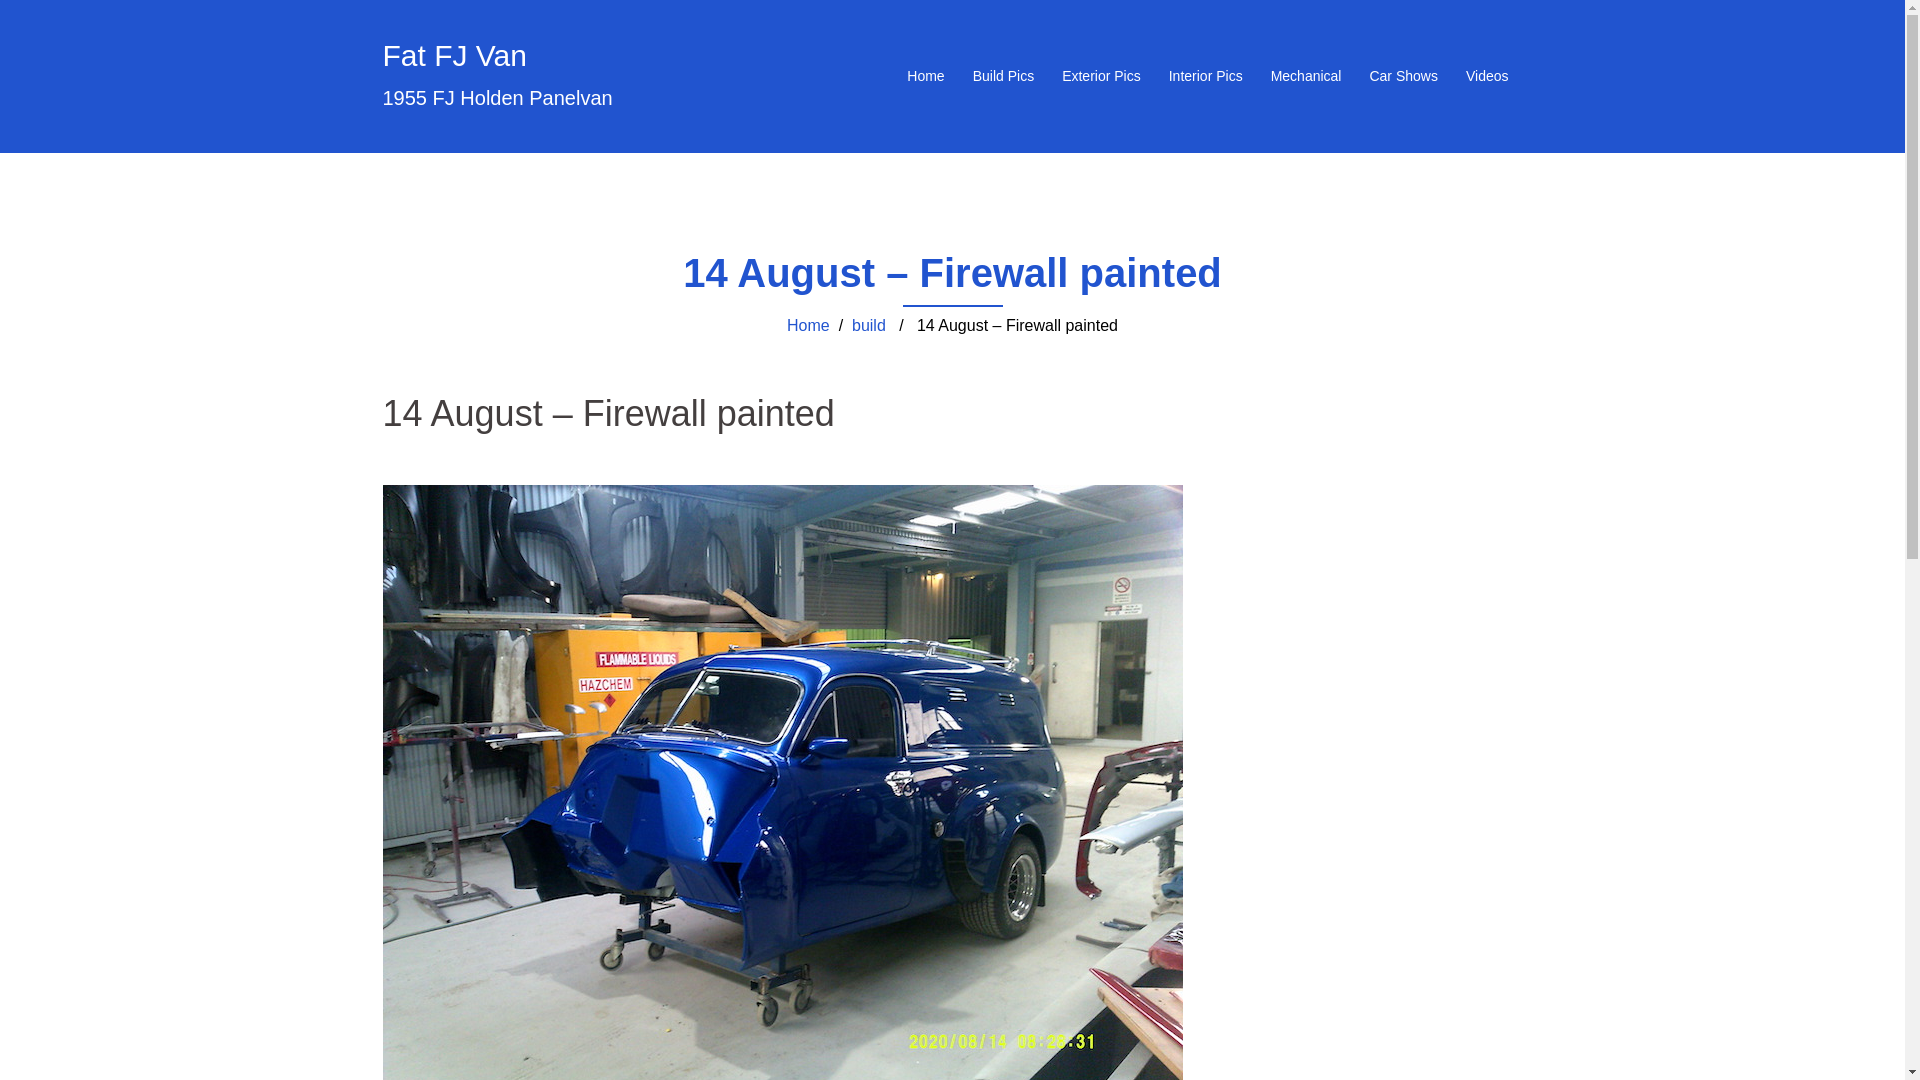 The image size is (1920, 1080). I want to click on 'Build Pics', so click(1003, 75).